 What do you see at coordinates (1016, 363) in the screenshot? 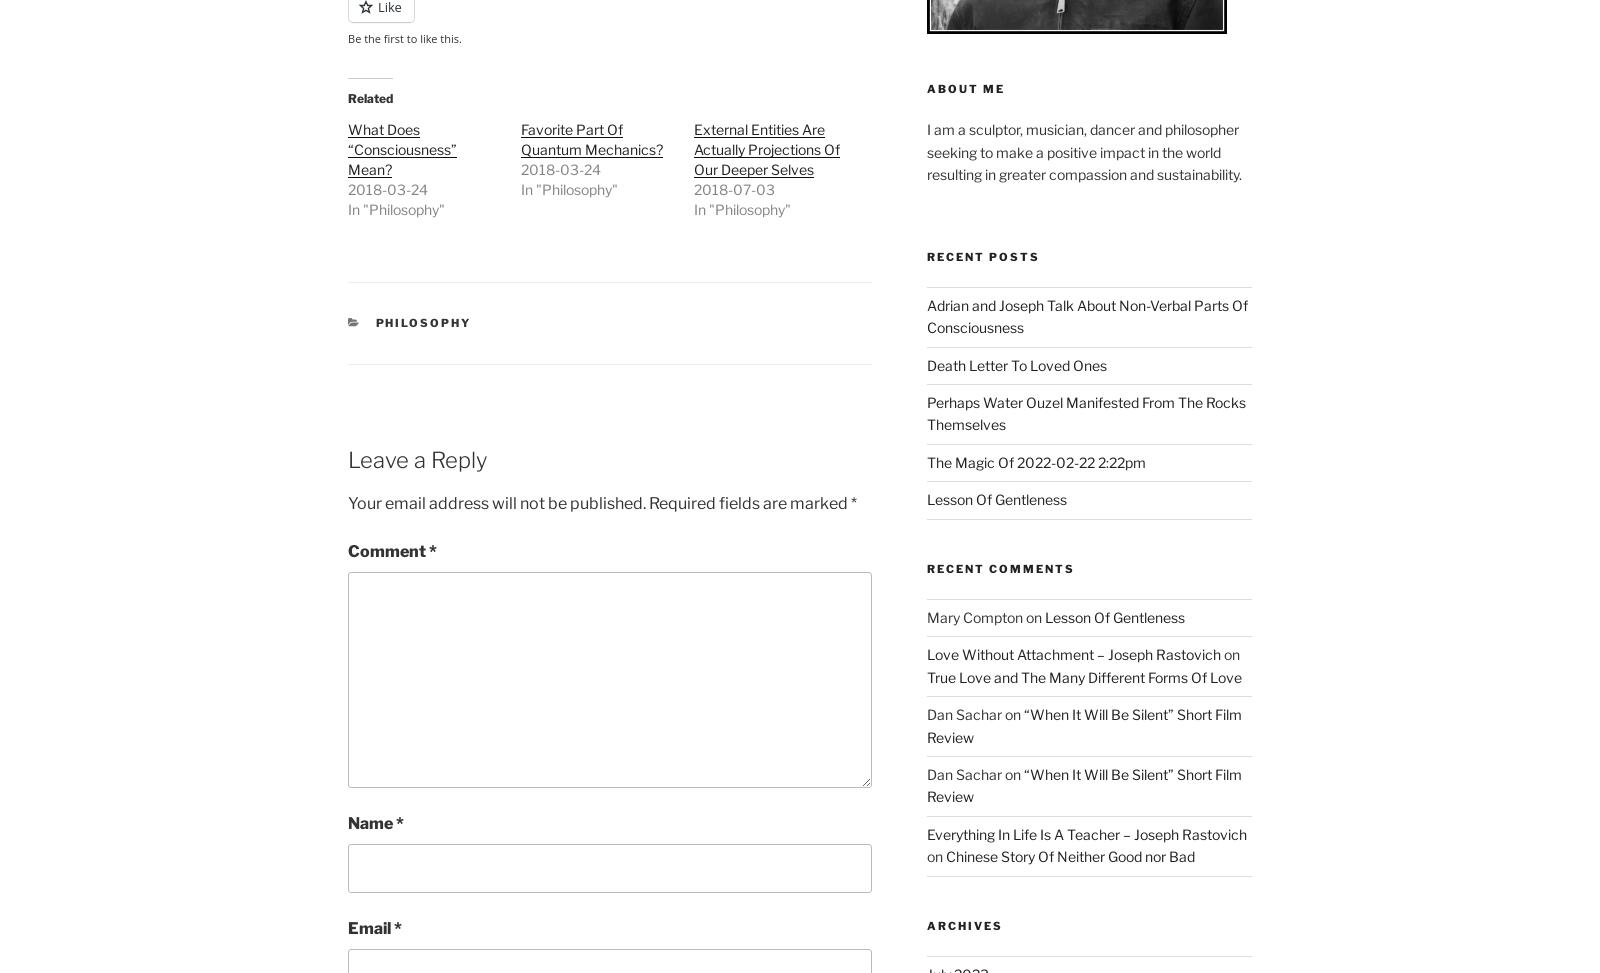
I see `'Death Letter To Loved Ones'` at bounding box center [1016, 363].